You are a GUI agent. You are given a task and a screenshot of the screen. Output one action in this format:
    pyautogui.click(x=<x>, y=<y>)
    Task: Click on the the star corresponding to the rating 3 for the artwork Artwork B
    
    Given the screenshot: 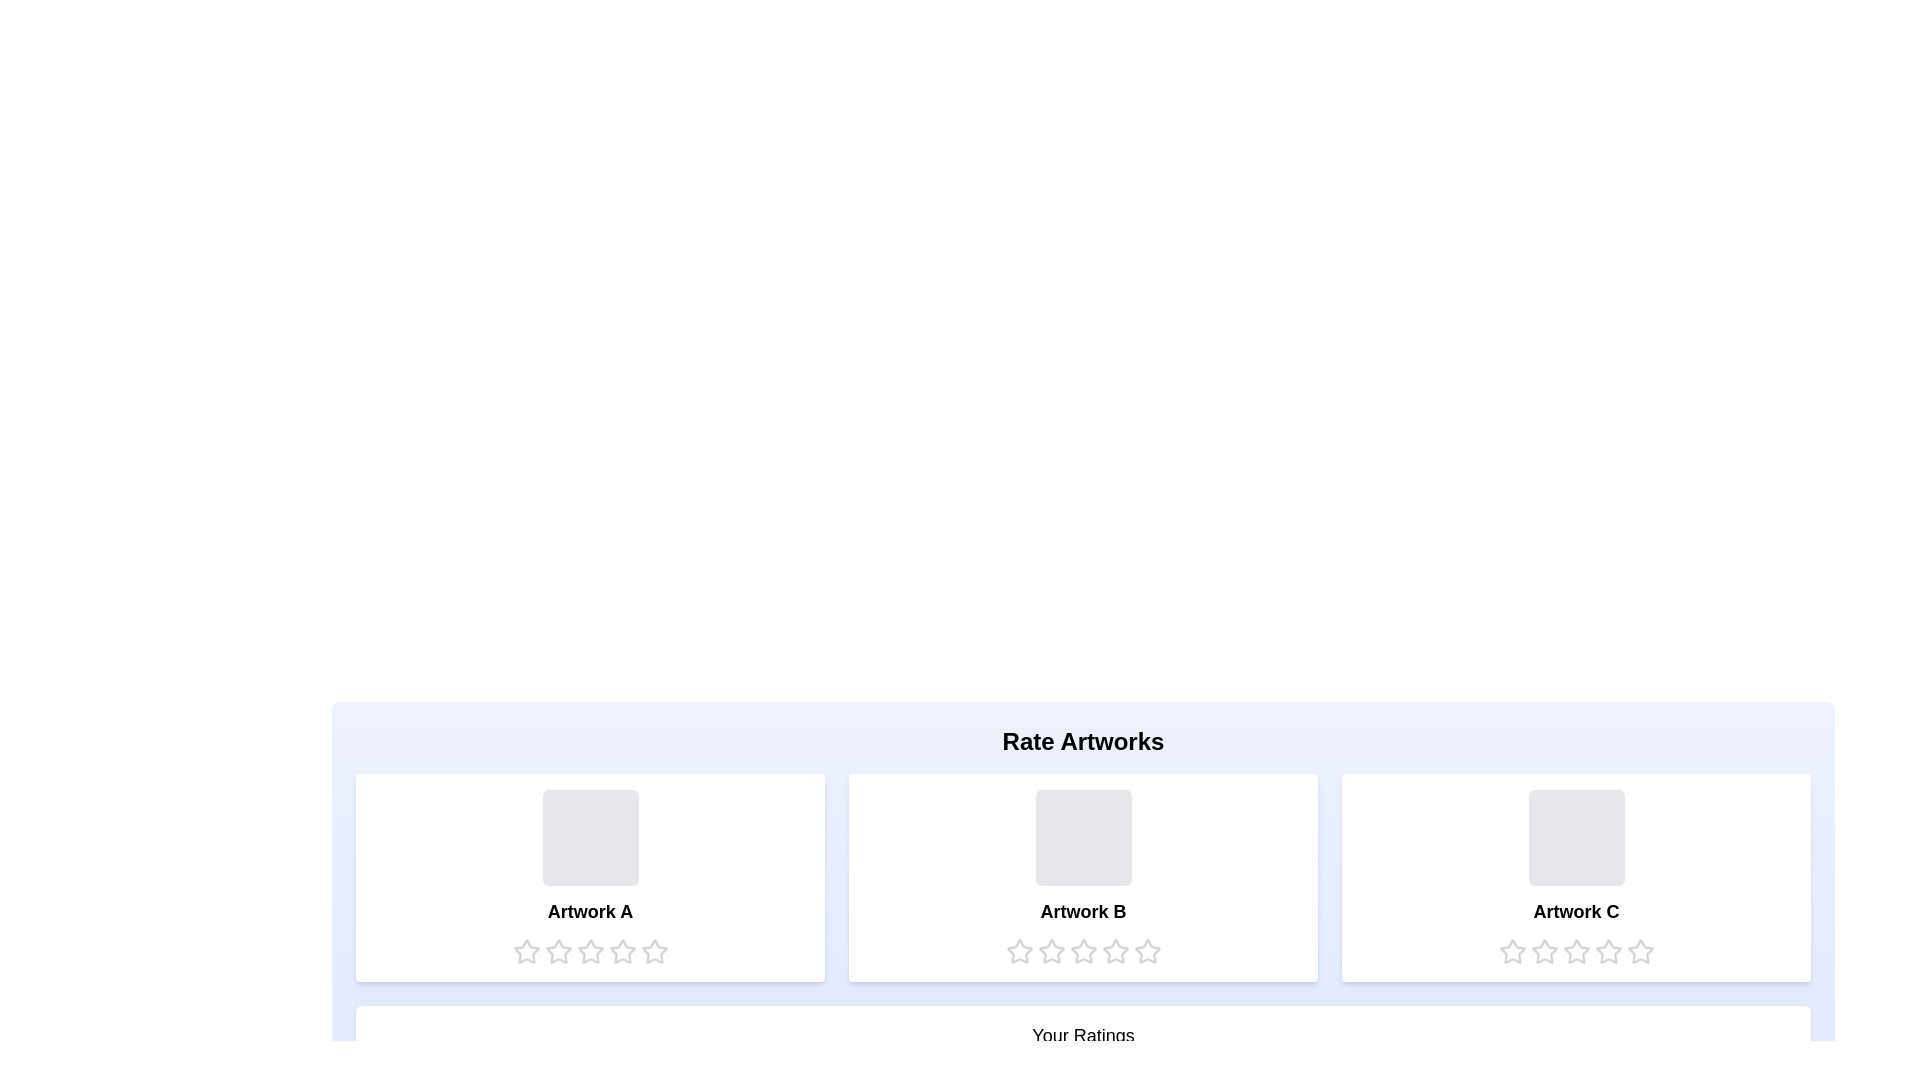 What is the action you would take?
    pyautogui.click(x=1082, y=951)
    